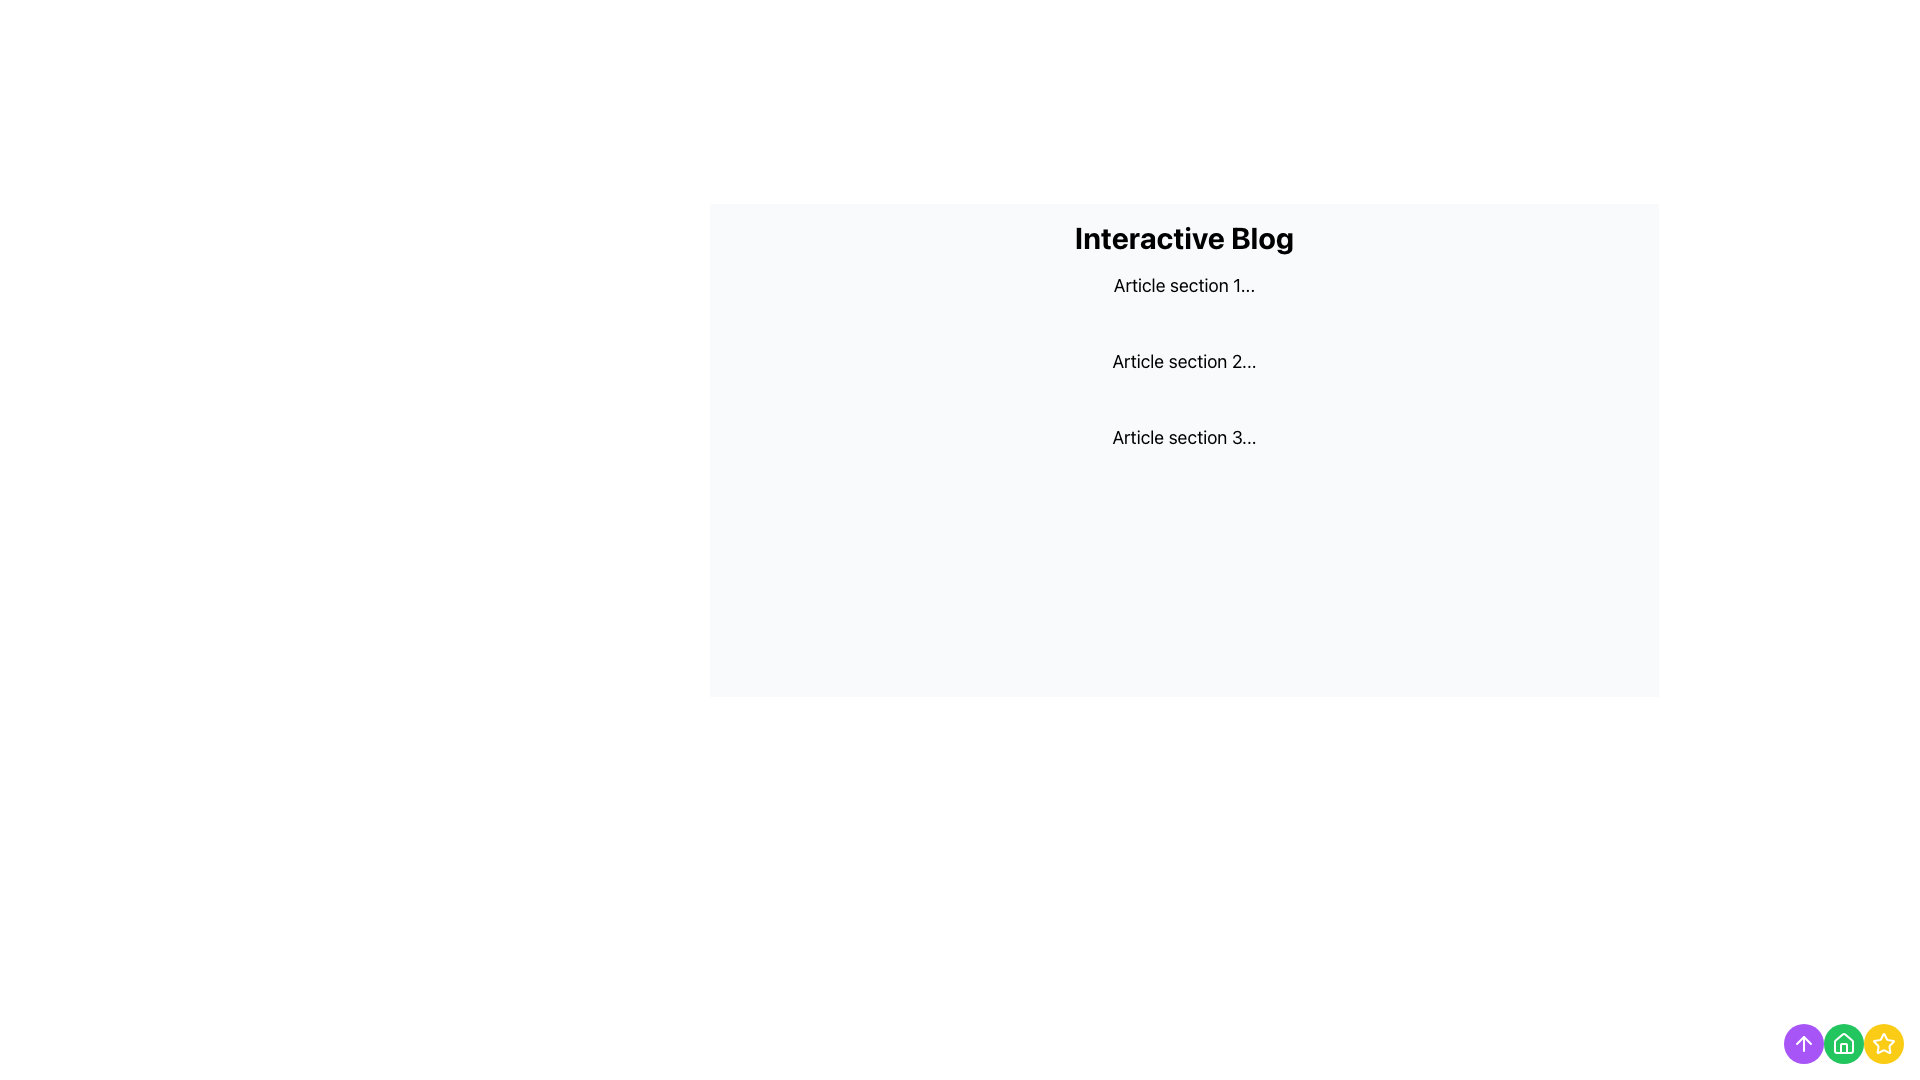 The height and width of the screenshot is (1080, 1920). What do you see at coordinates (1842, 1043) in the screenshot?
I see `the circular green button with a white house icon located in the bottom-right corner of the interface` at bounding box center [1842, 1043].